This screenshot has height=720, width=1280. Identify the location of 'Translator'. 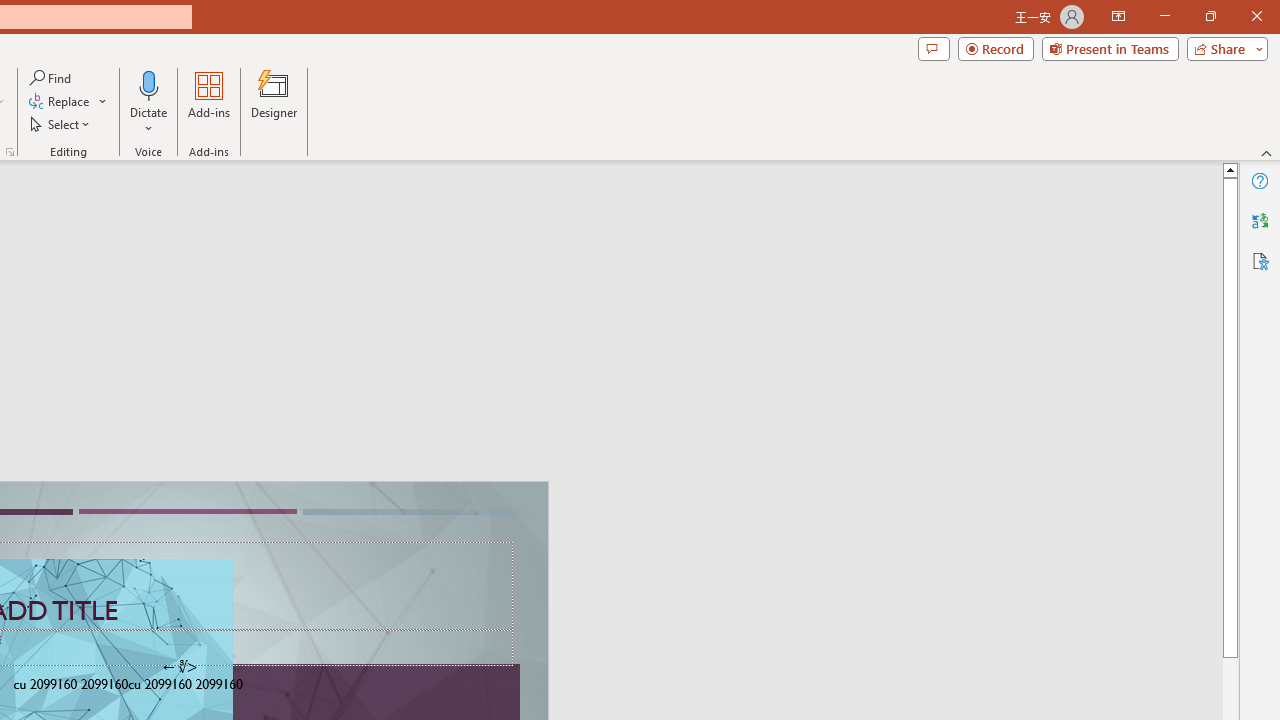
(1259, 221).